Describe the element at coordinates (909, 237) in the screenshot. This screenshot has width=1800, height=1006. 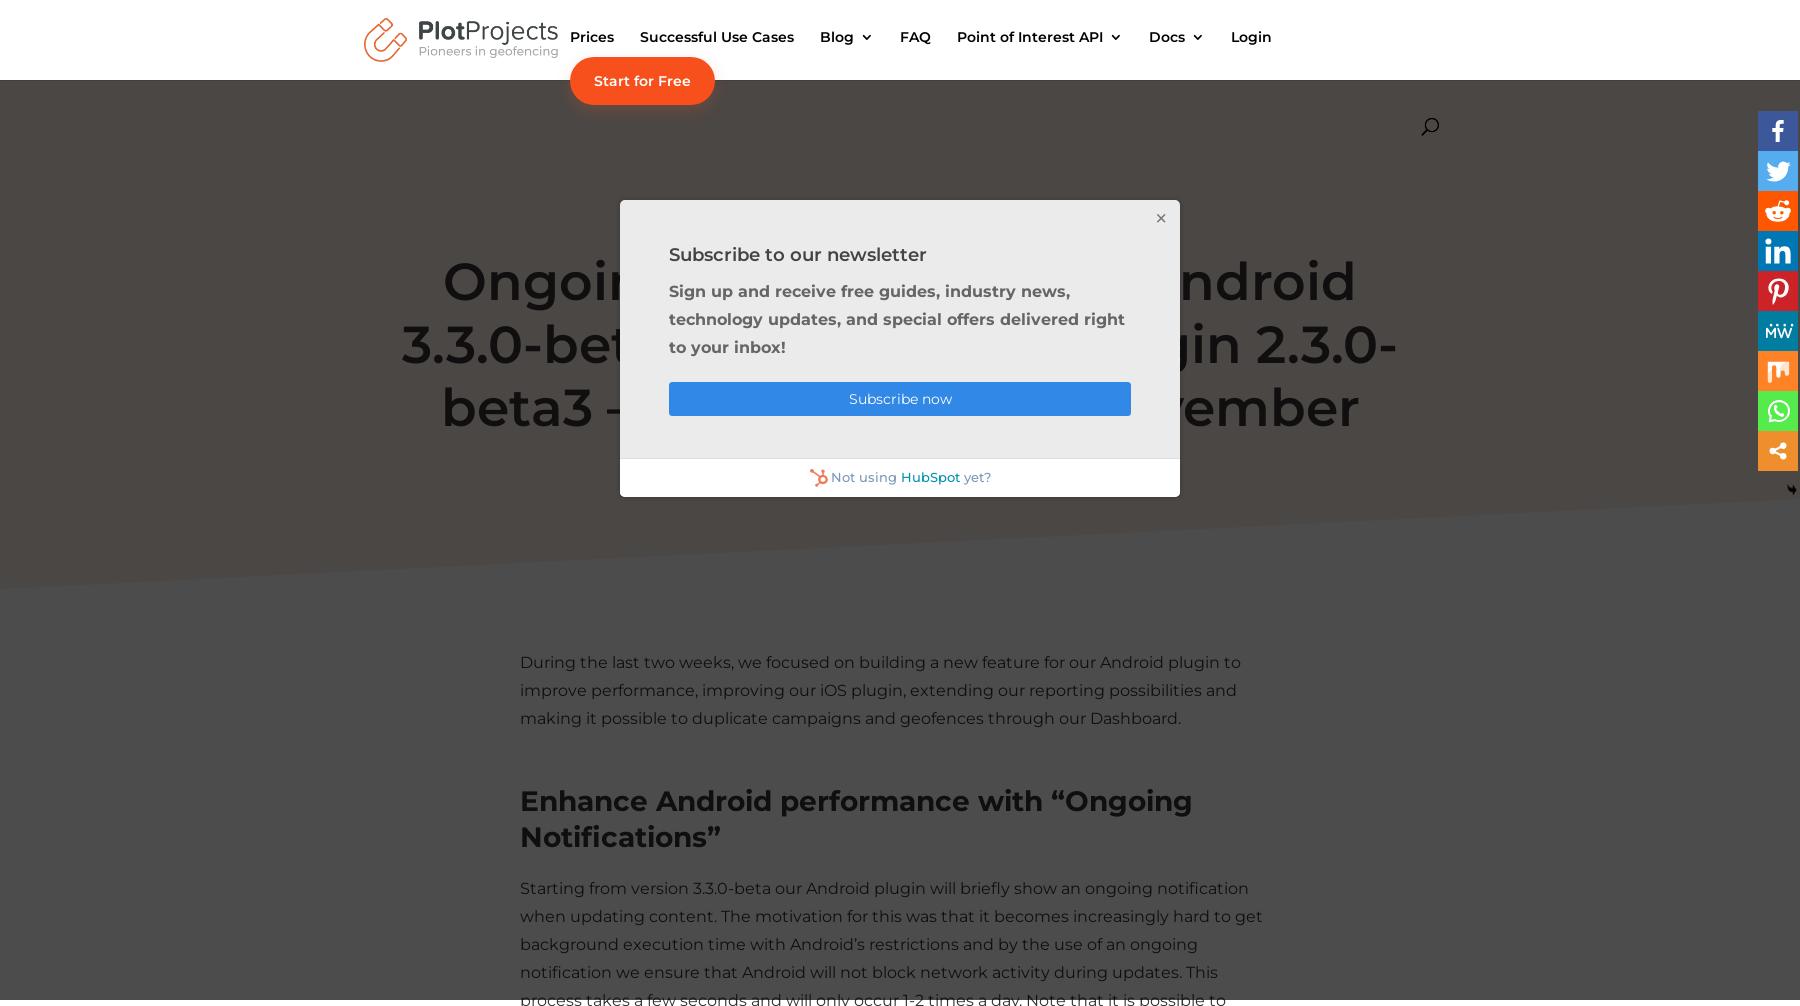
I see `'Retail Articles'` at that location.